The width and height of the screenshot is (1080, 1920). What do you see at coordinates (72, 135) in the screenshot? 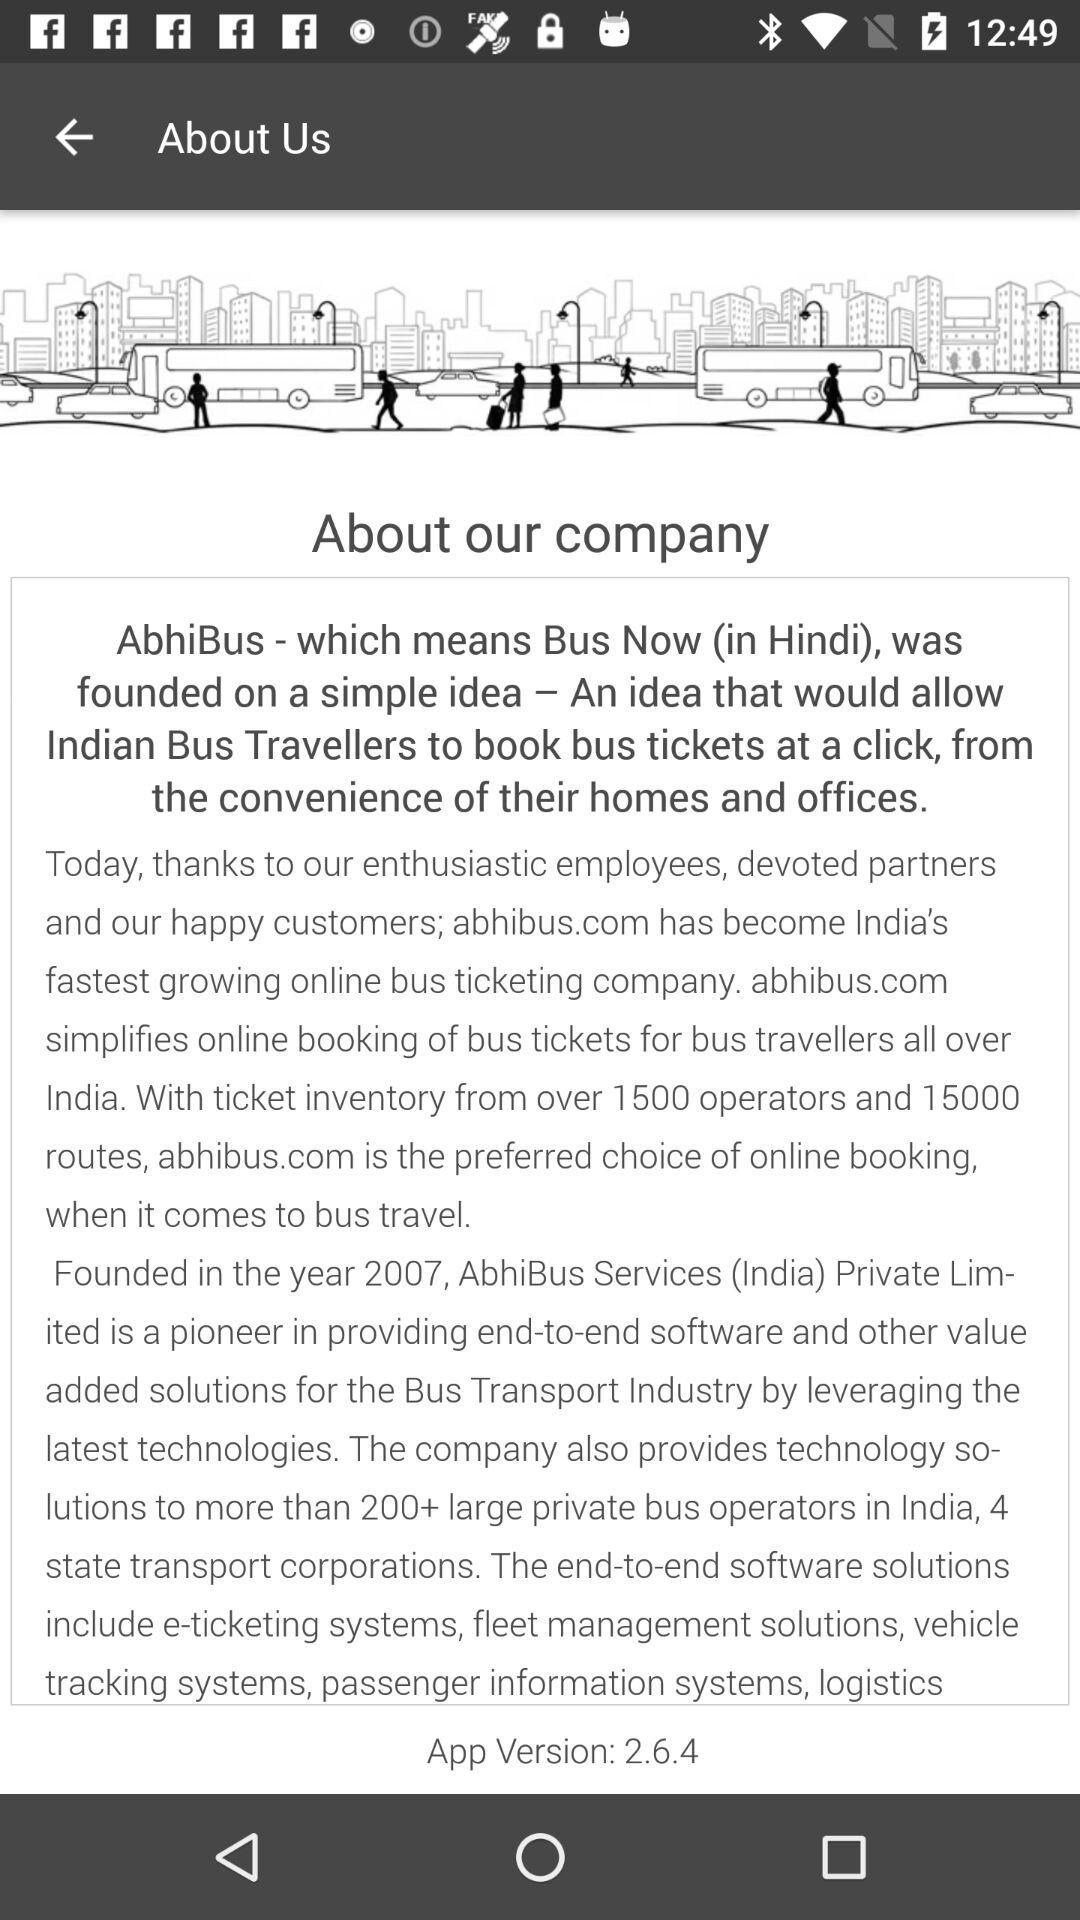
I see `the icon to the left of about us` at bounding box center [72, 135].